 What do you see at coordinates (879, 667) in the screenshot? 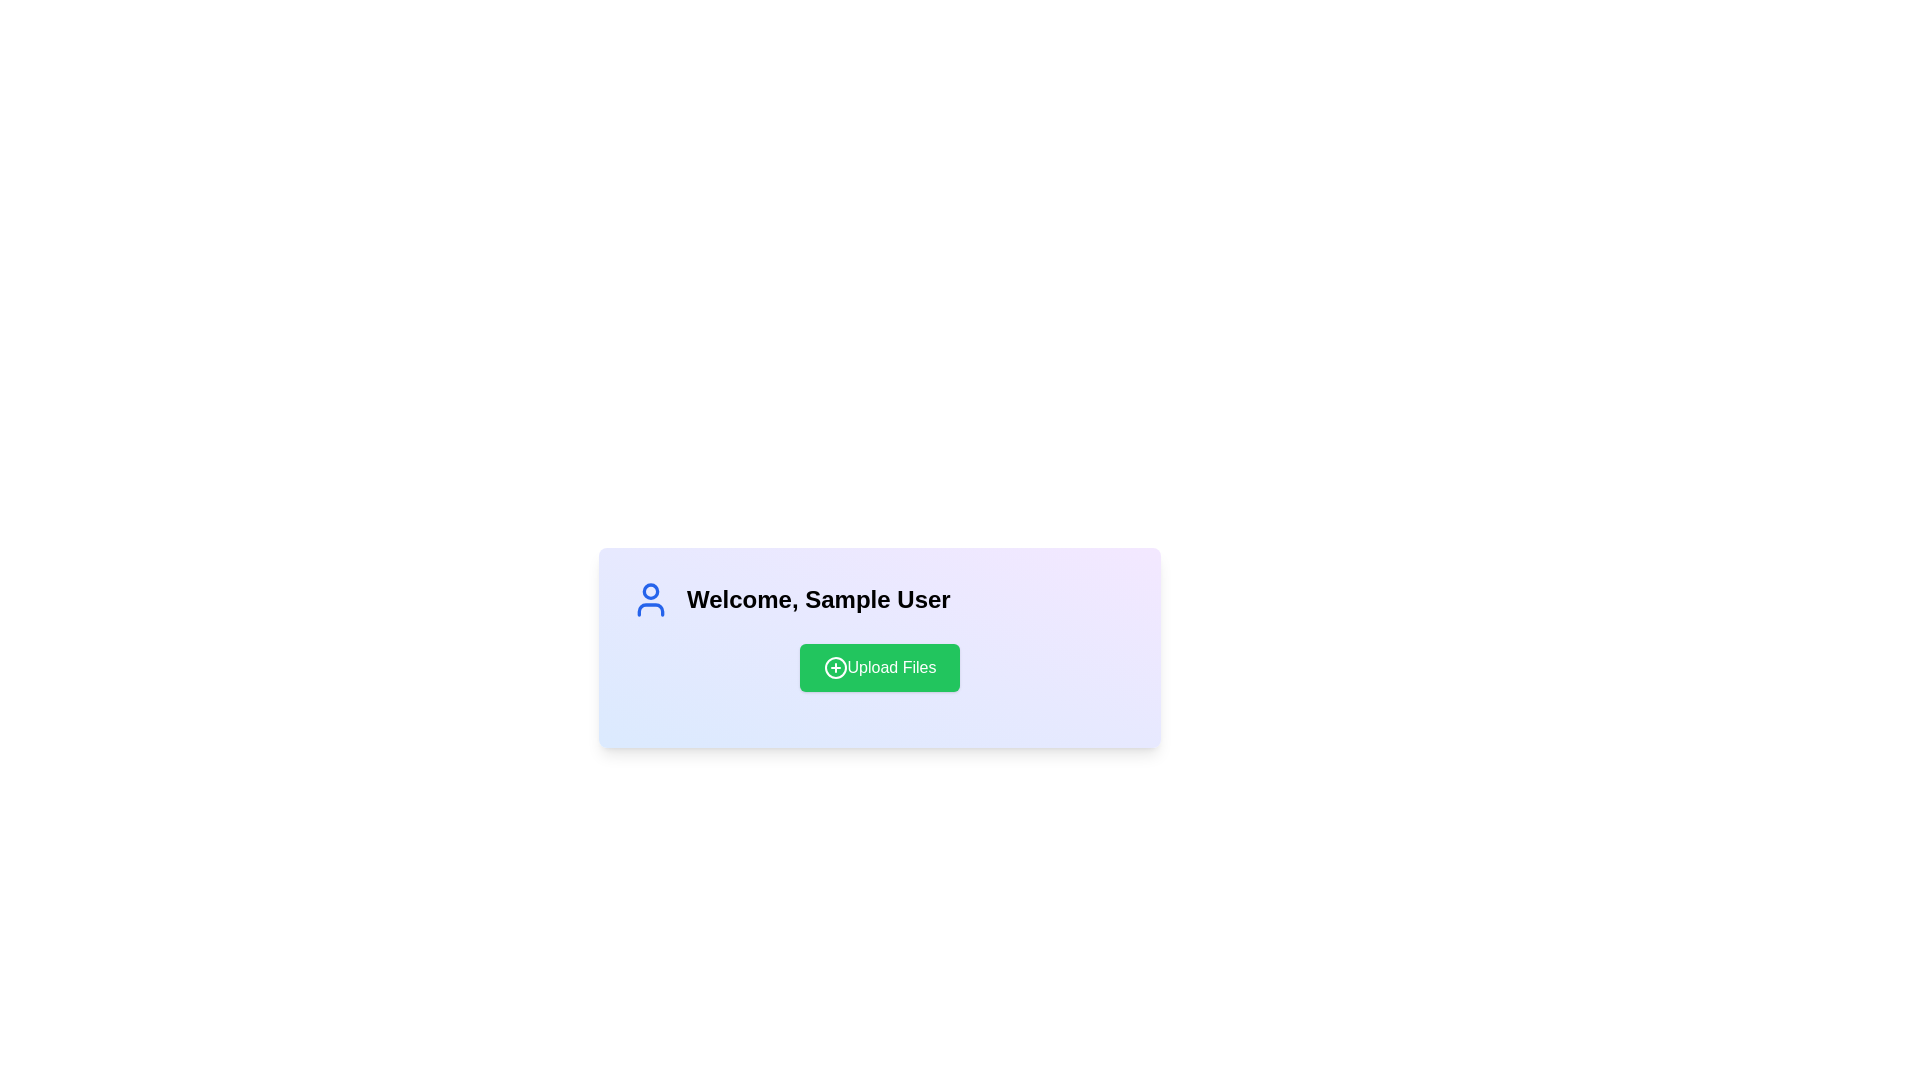
I see `the green rectangular button labeled 'Upload Files'` at bounding box center [879, 667].